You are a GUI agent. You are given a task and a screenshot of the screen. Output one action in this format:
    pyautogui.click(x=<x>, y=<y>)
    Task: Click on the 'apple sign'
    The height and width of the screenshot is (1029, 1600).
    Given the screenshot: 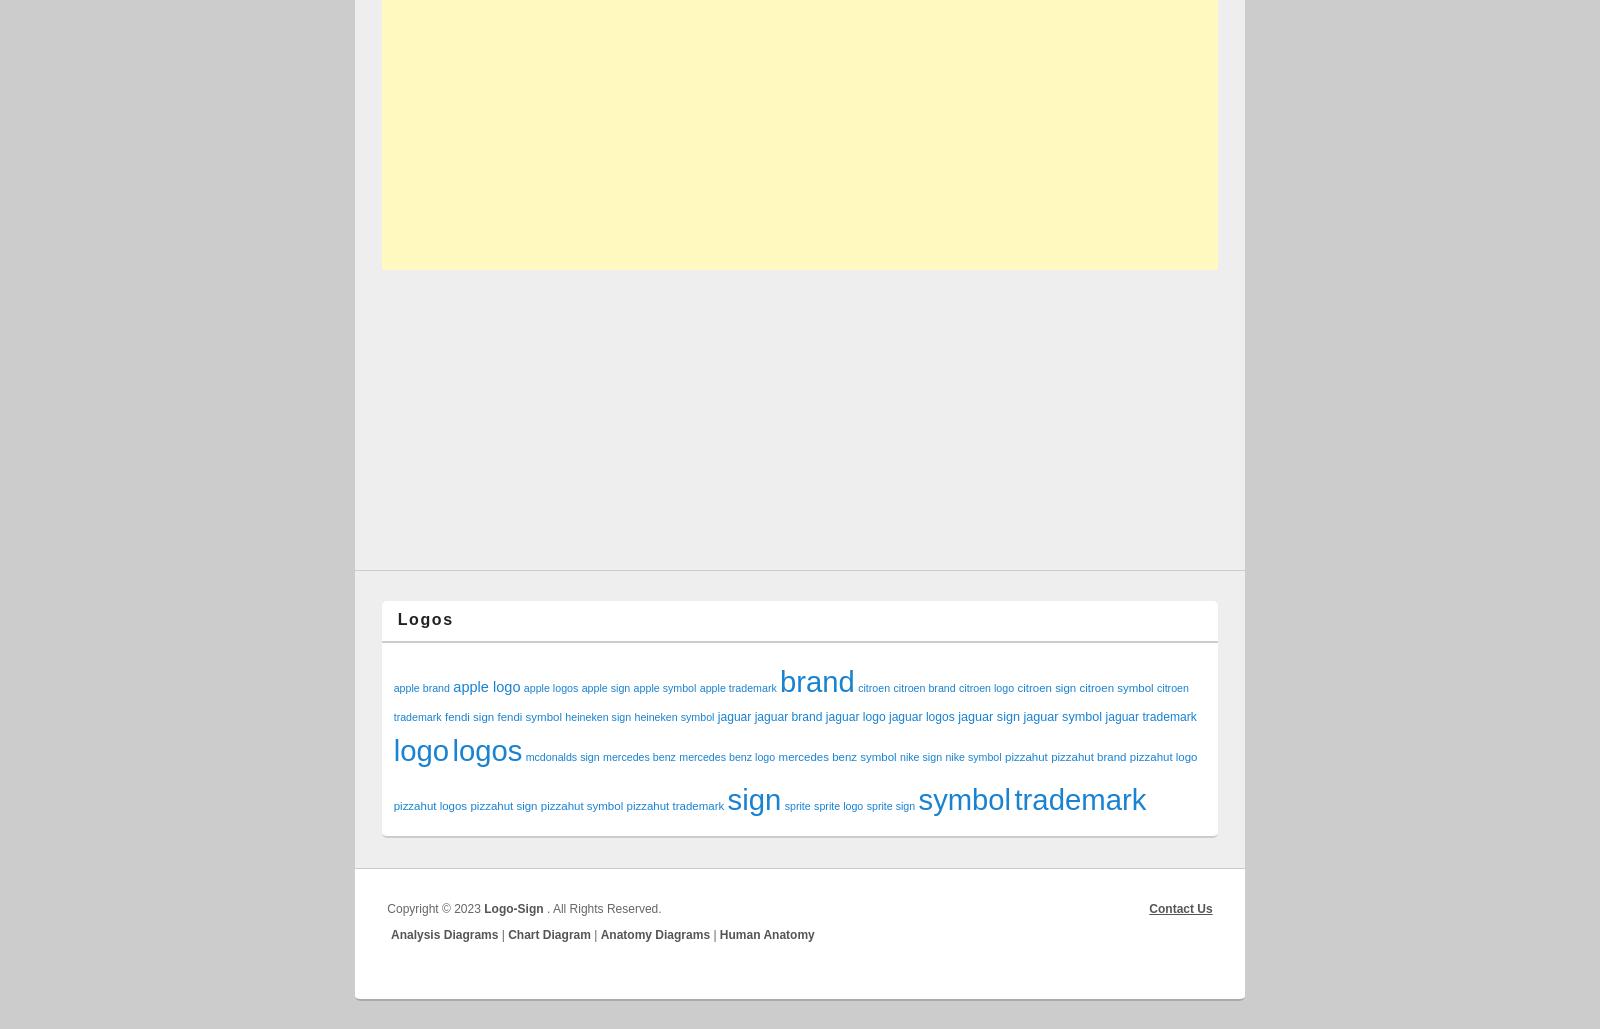 What is the action you would take?
    pyautogui.click(x=605, y=686)
    